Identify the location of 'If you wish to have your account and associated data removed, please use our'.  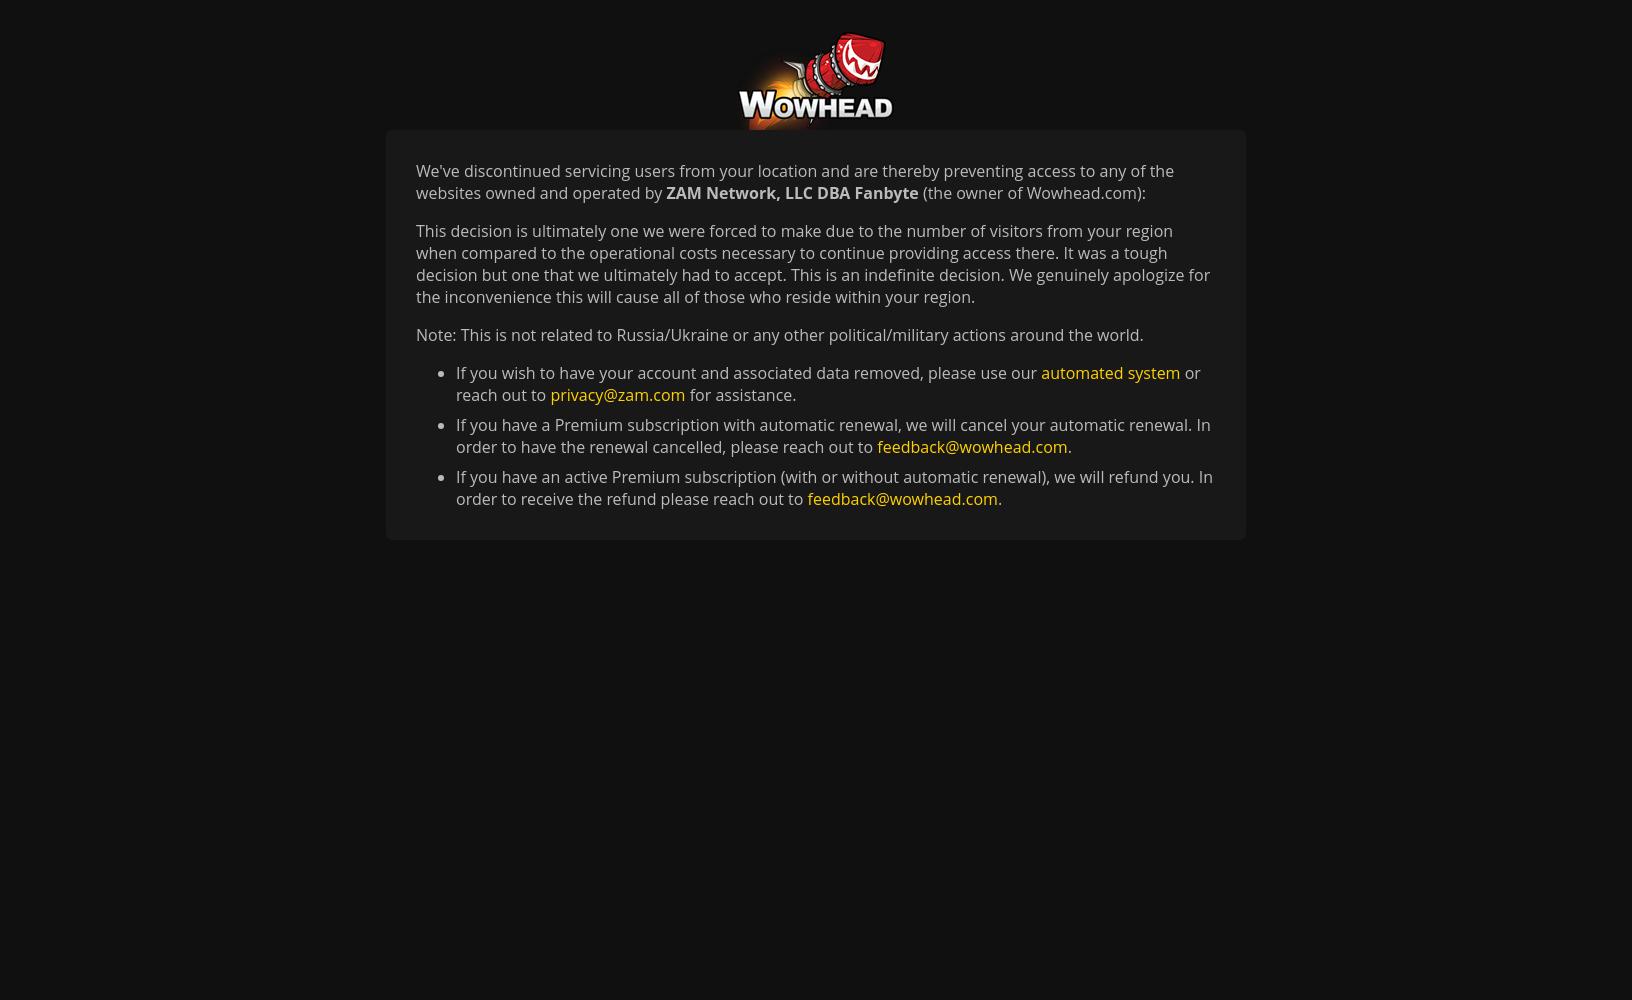
(748, 372).